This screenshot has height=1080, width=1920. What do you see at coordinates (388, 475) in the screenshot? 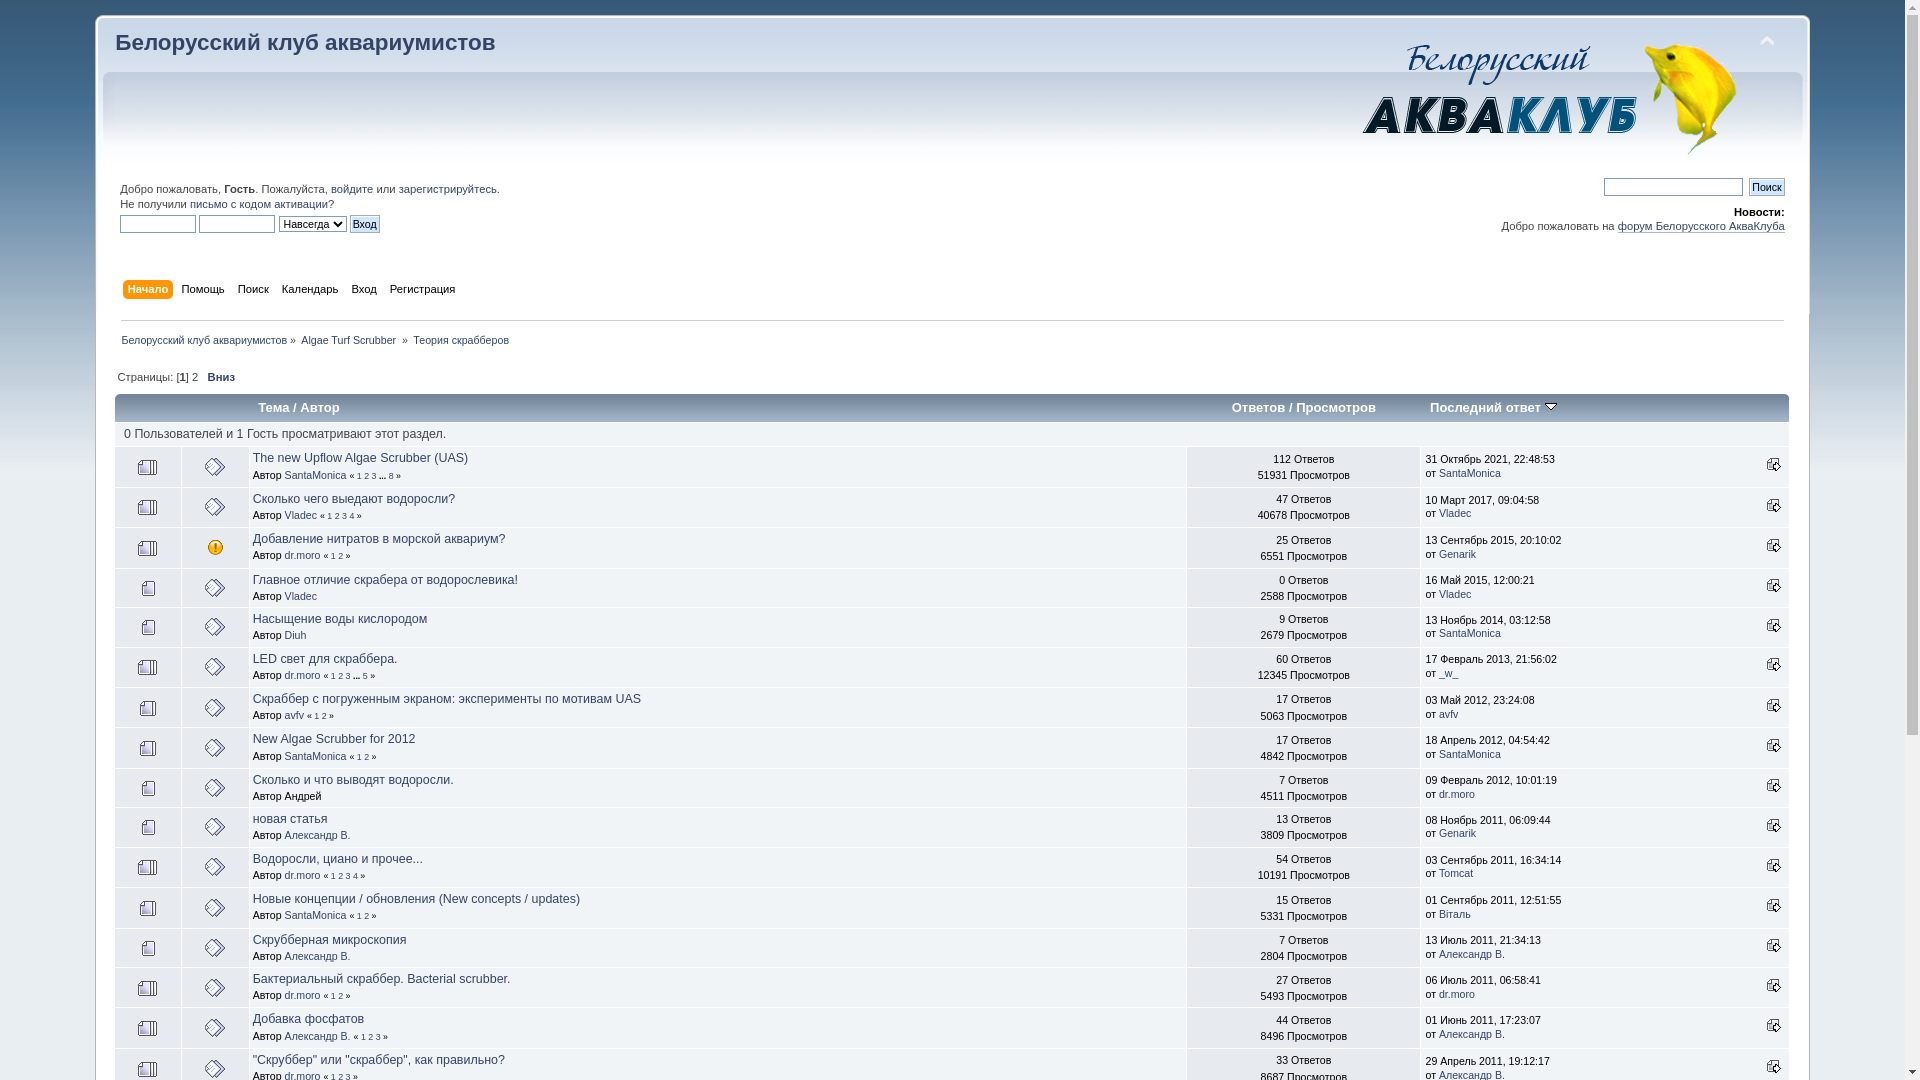
I see `'8'` at bounding box center [388, 475].